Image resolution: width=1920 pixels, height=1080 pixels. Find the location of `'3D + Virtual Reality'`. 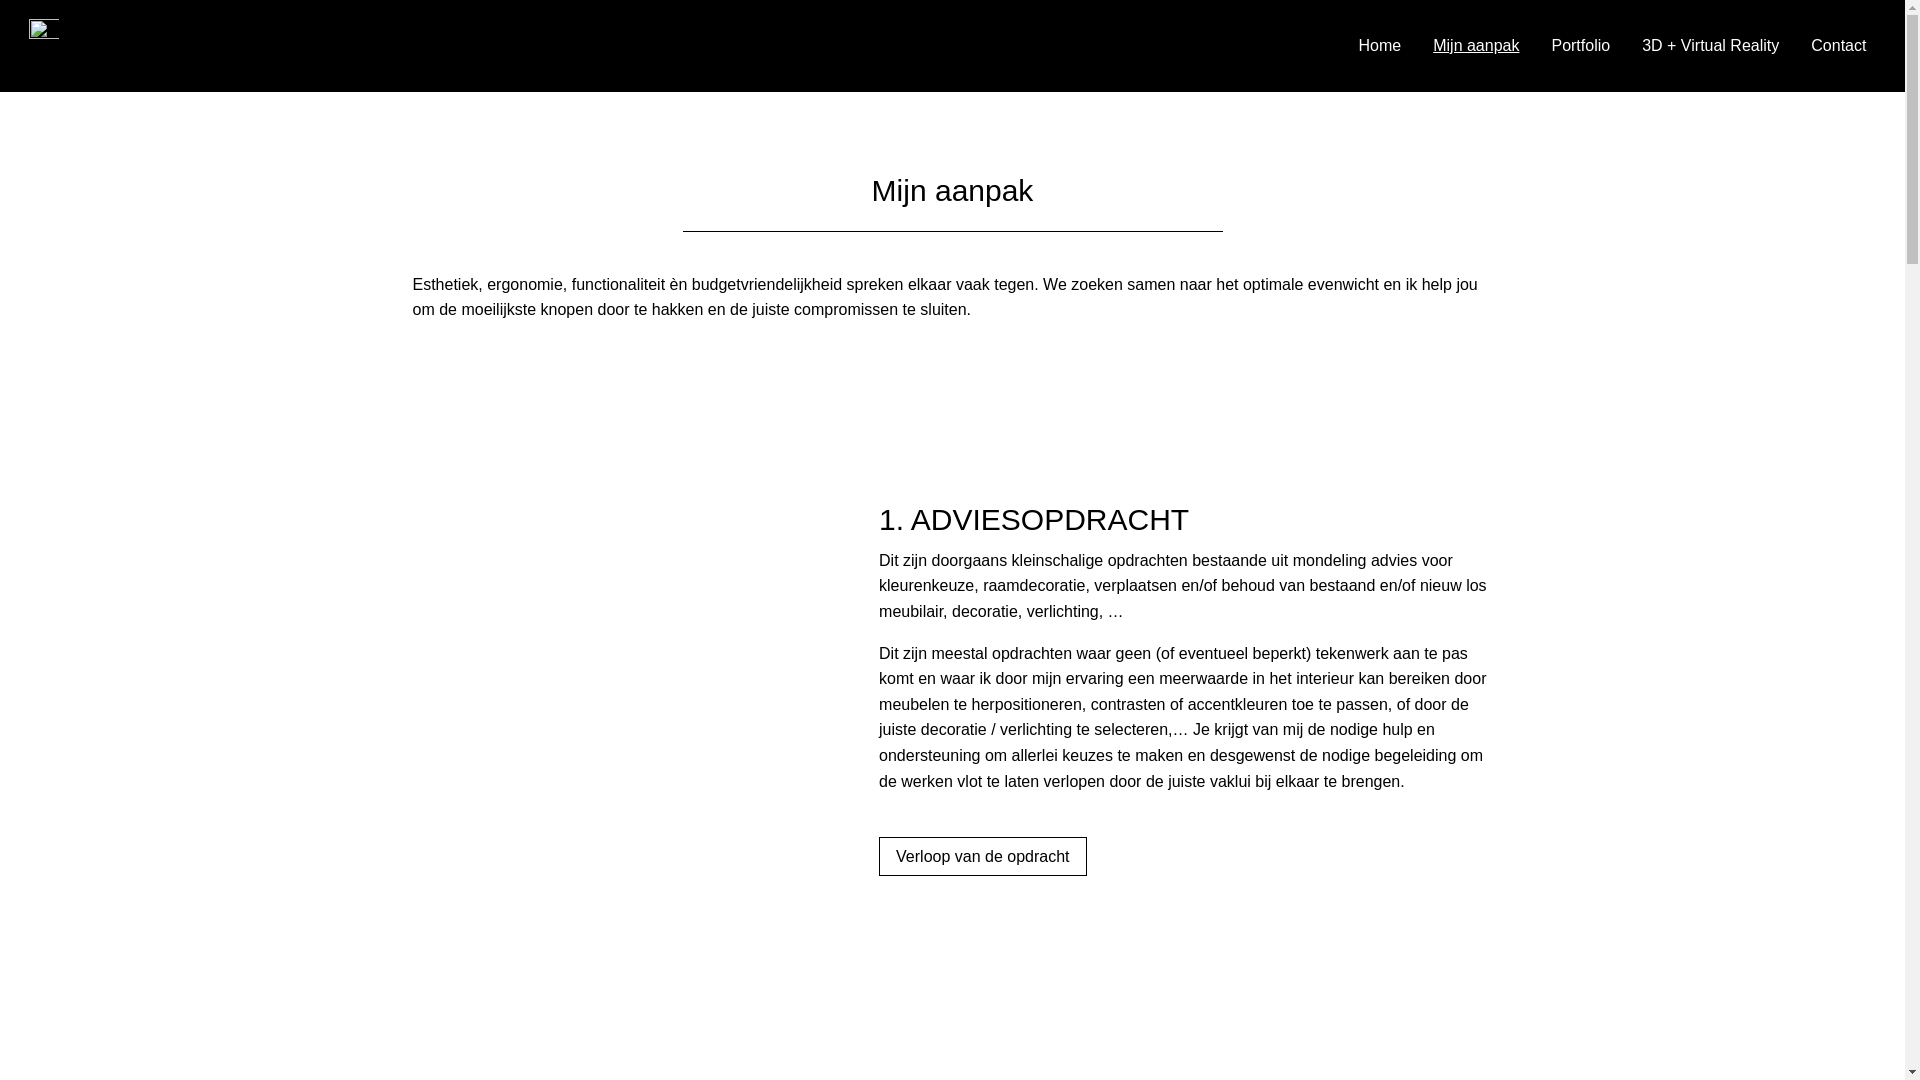

'3D + Virtual Reality' is located at coordinates (1641, 45).